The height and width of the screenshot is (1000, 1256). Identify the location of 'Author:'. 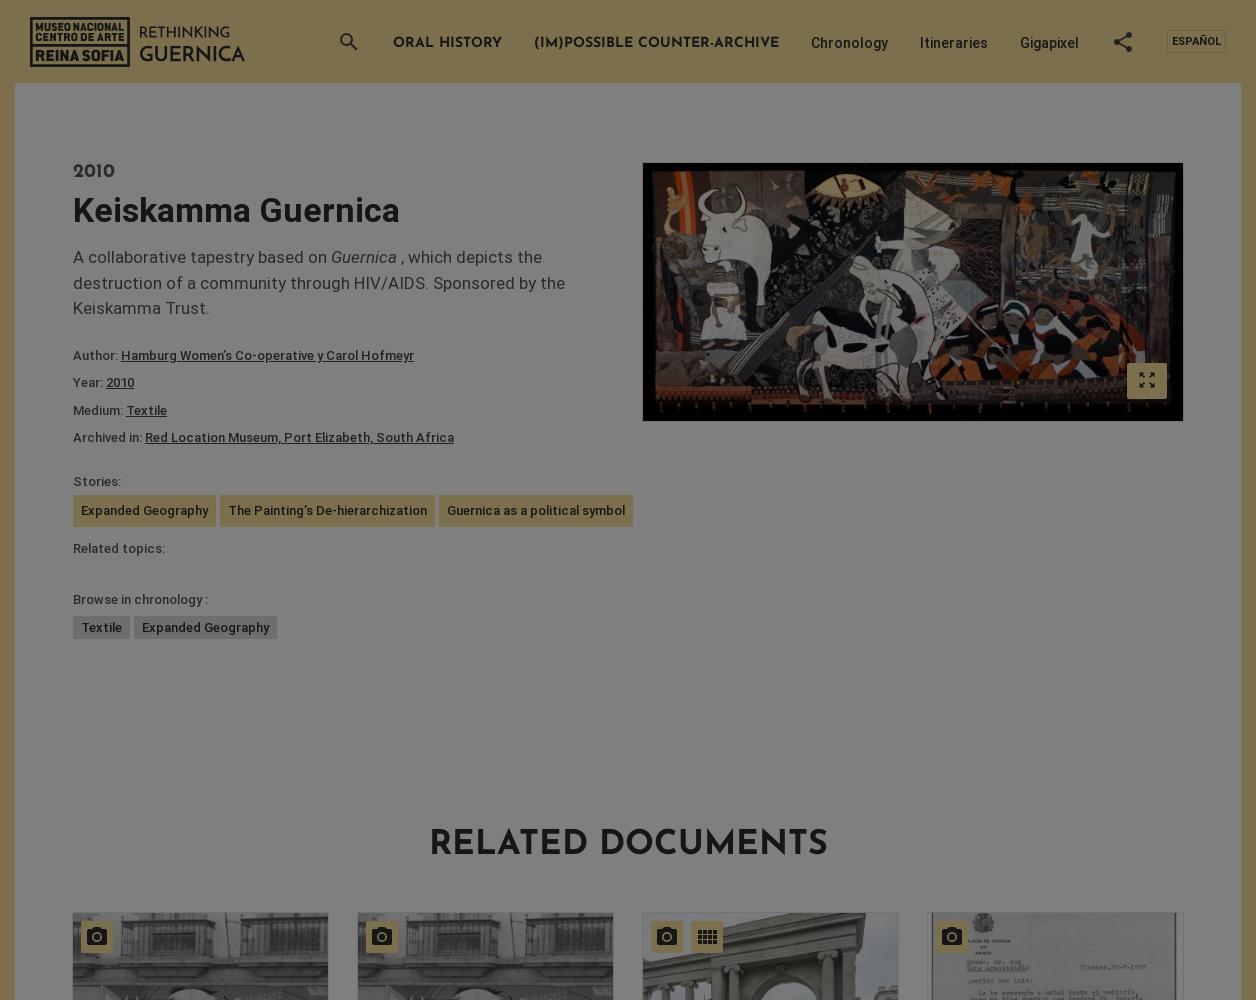
(96, 353).